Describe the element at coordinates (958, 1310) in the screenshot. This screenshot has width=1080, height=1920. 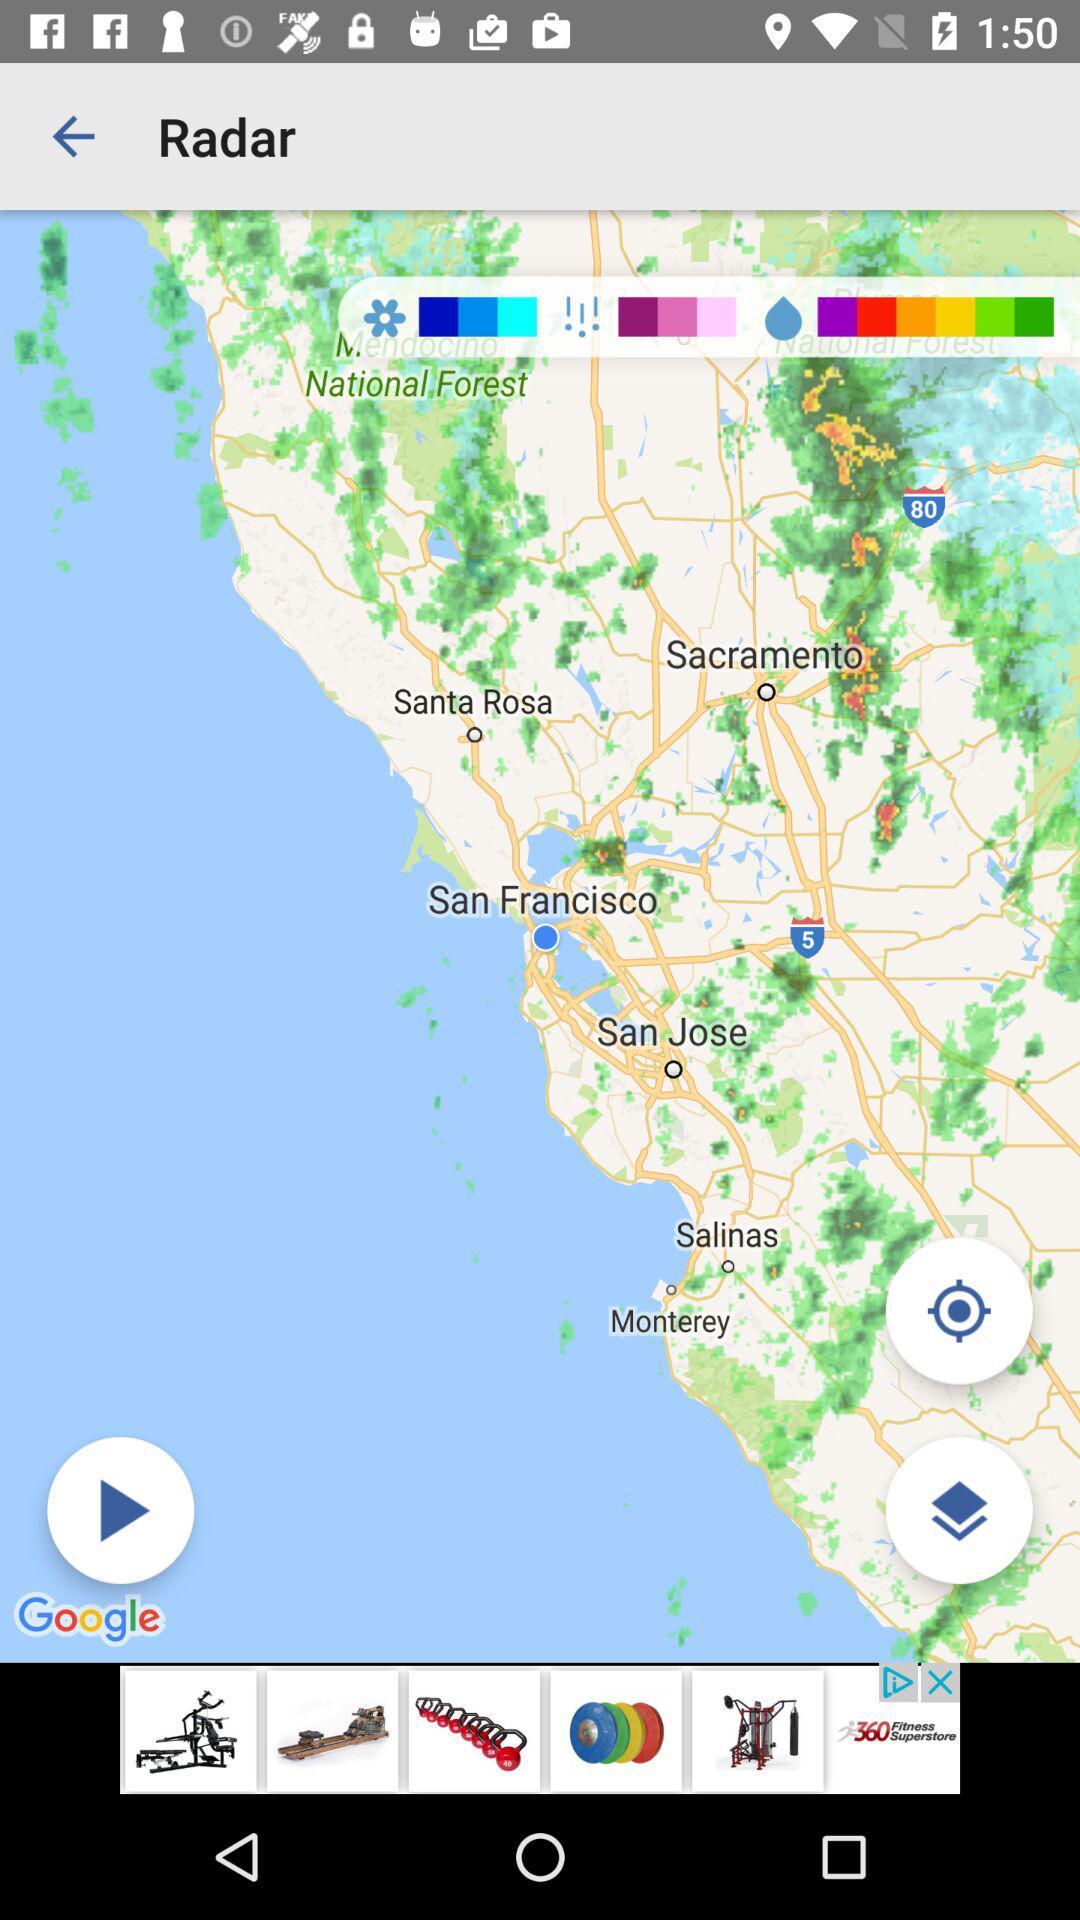
I see `location option` at that location.